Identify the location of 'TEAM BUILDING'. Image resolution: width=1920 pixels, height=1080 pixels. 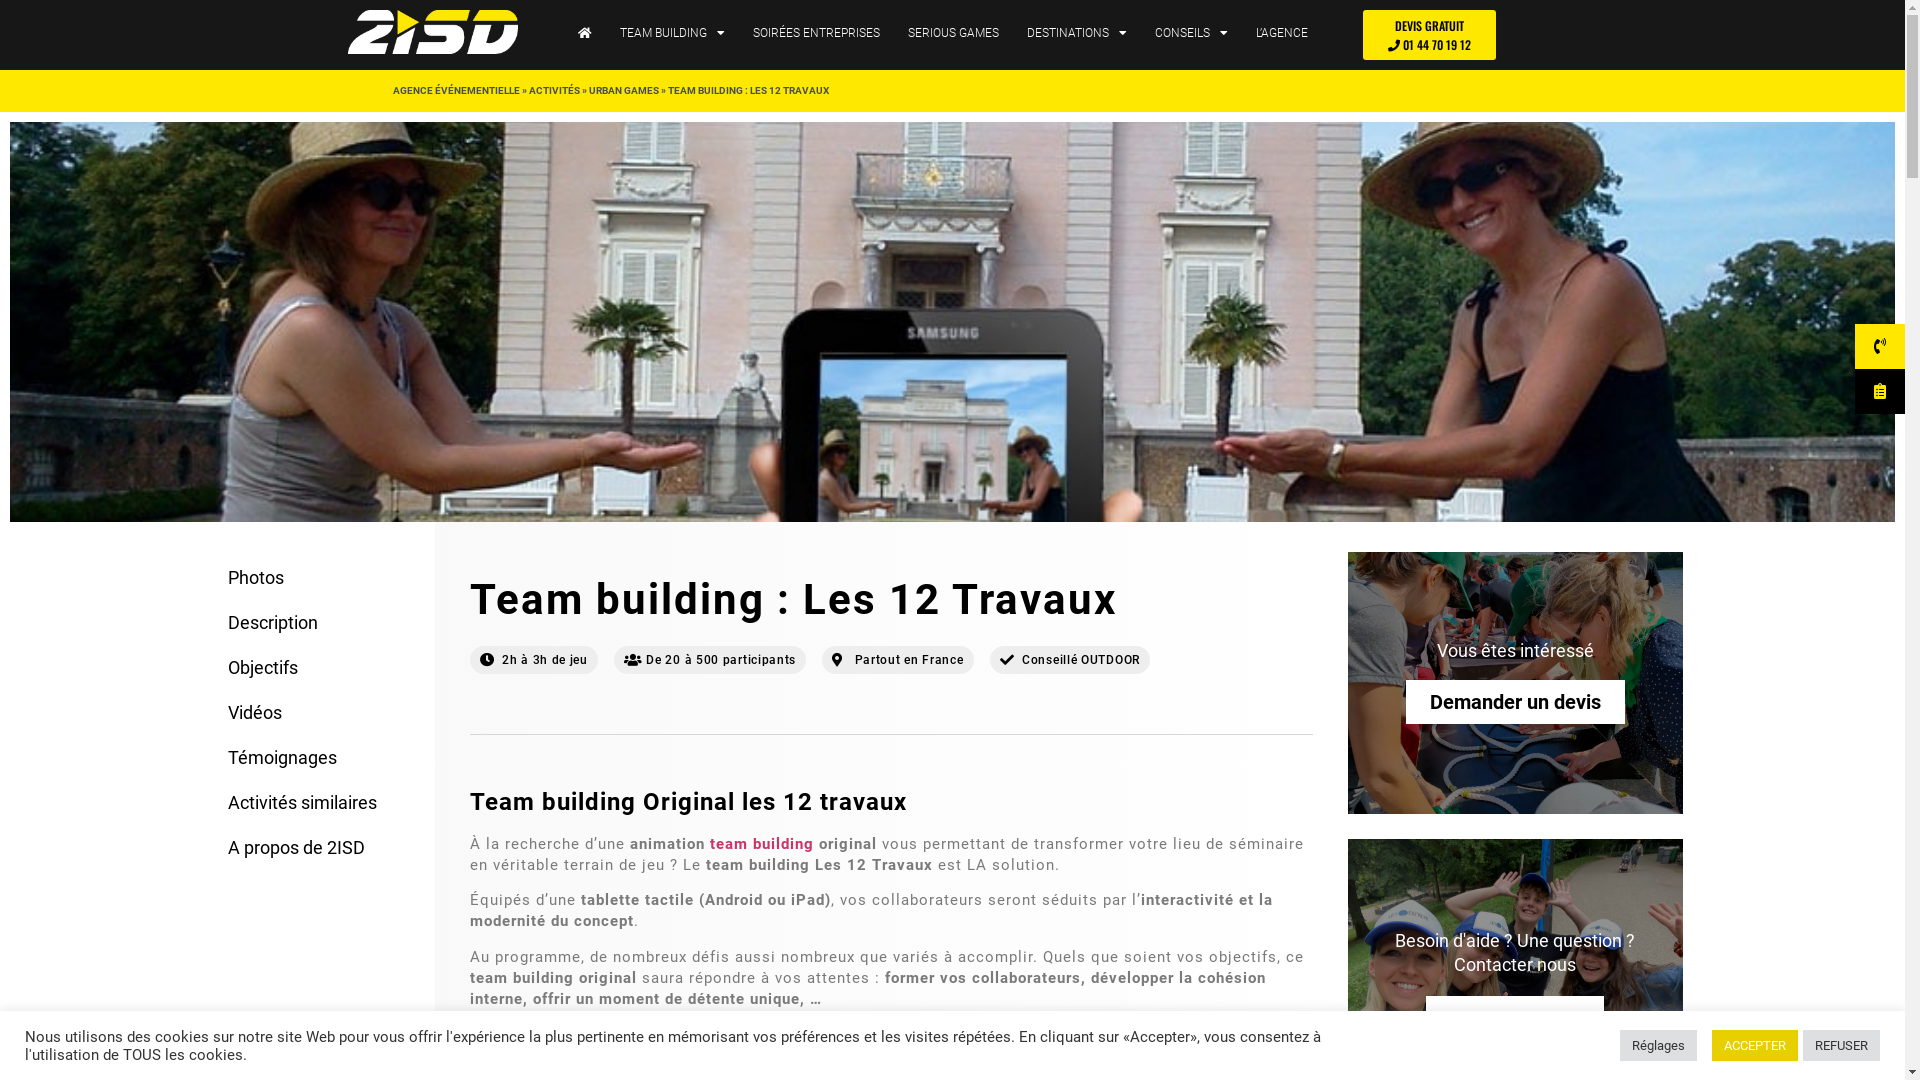
(672, 33).